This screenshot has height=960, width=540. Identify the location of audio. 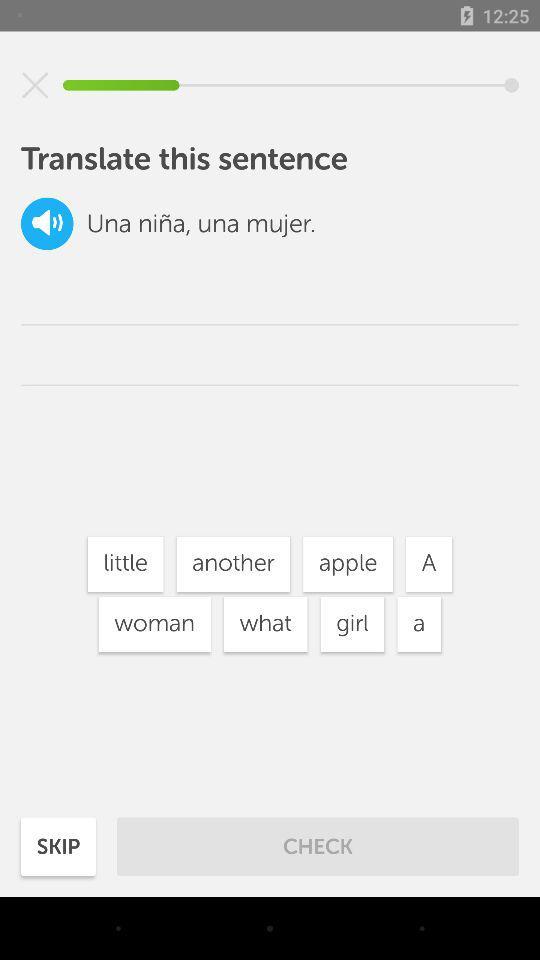
(47, 223).